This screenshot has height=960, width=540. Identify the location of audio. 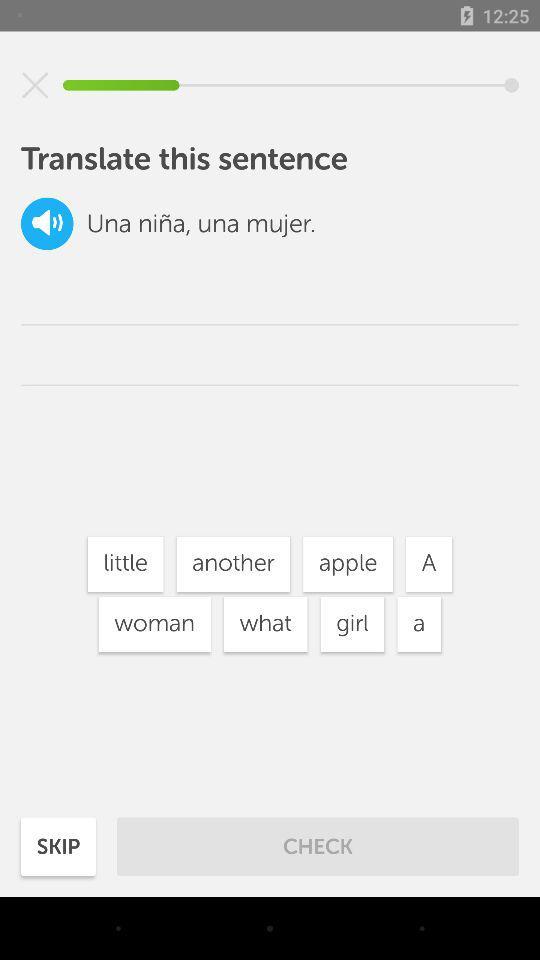
(47, 223).